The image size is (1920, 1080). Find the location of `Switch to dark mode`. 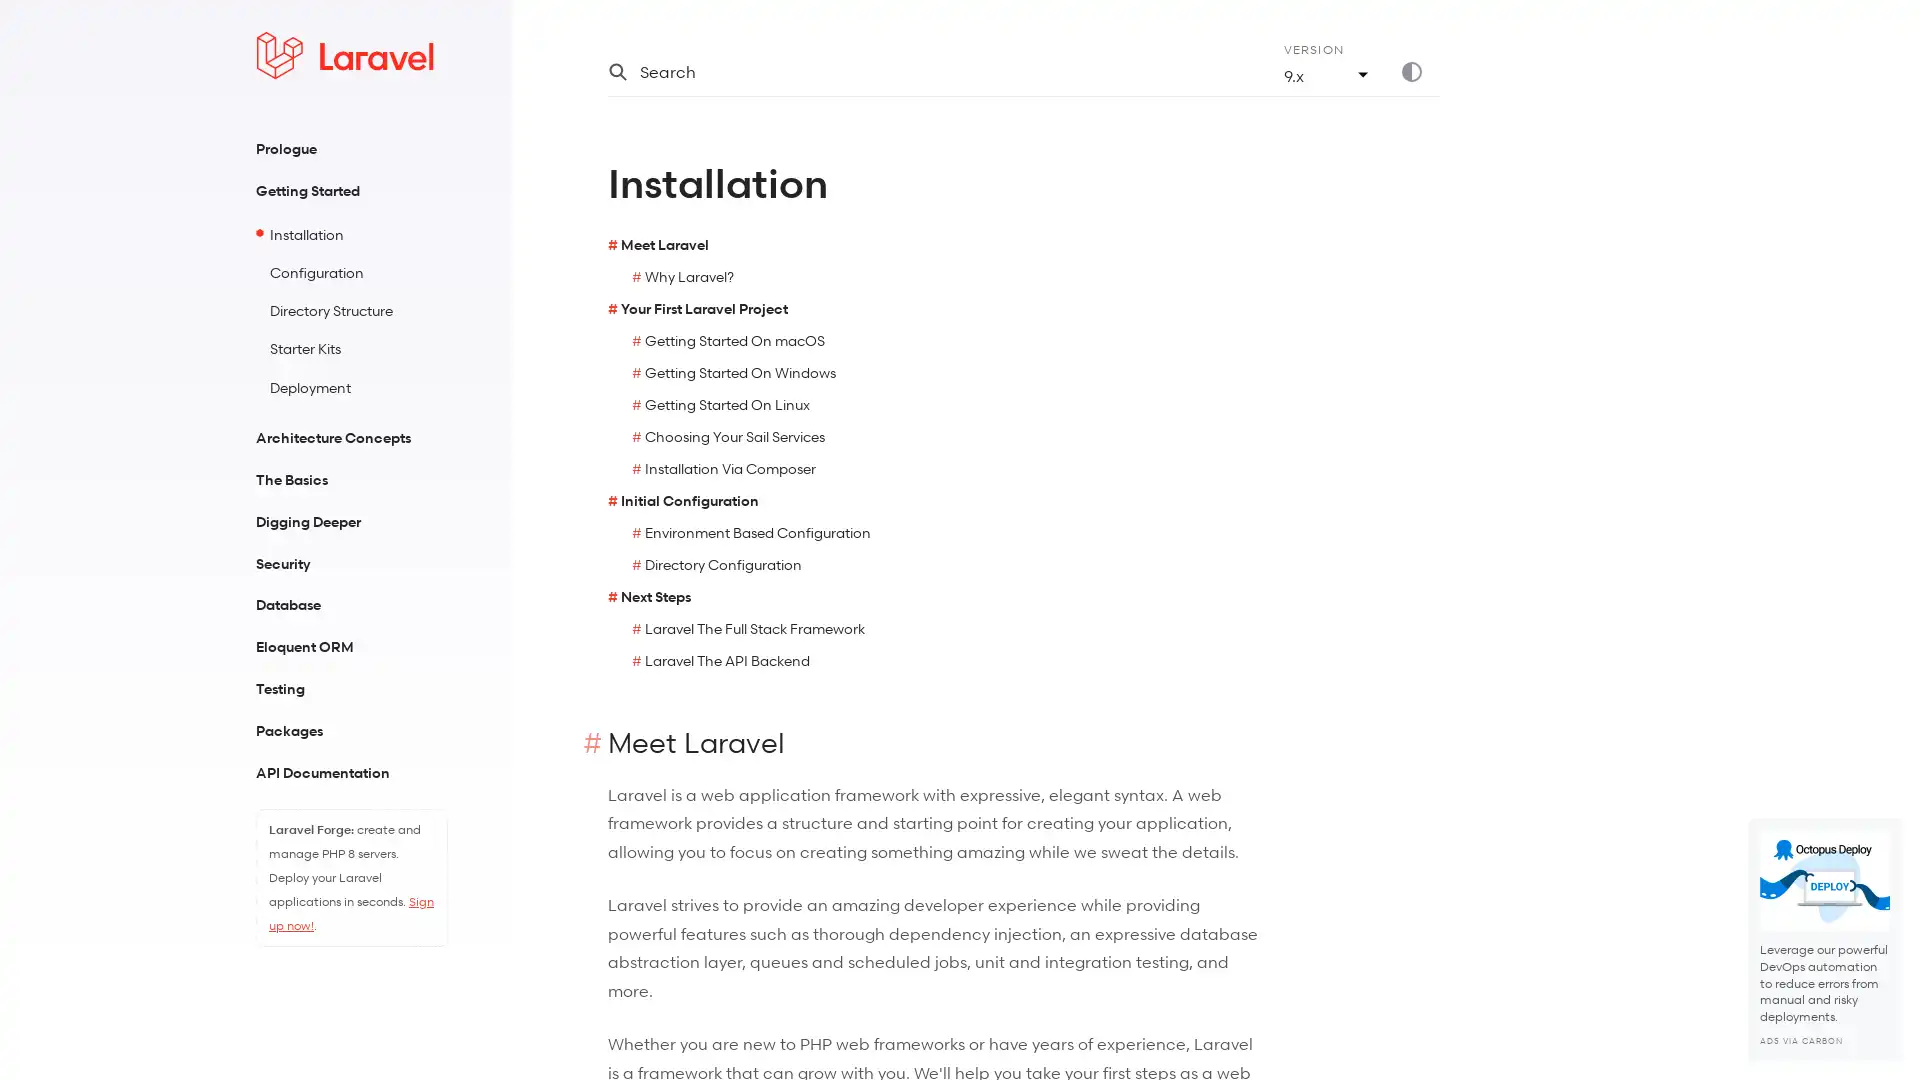

Switch to dark mode is located at coordinates (1419, 71).